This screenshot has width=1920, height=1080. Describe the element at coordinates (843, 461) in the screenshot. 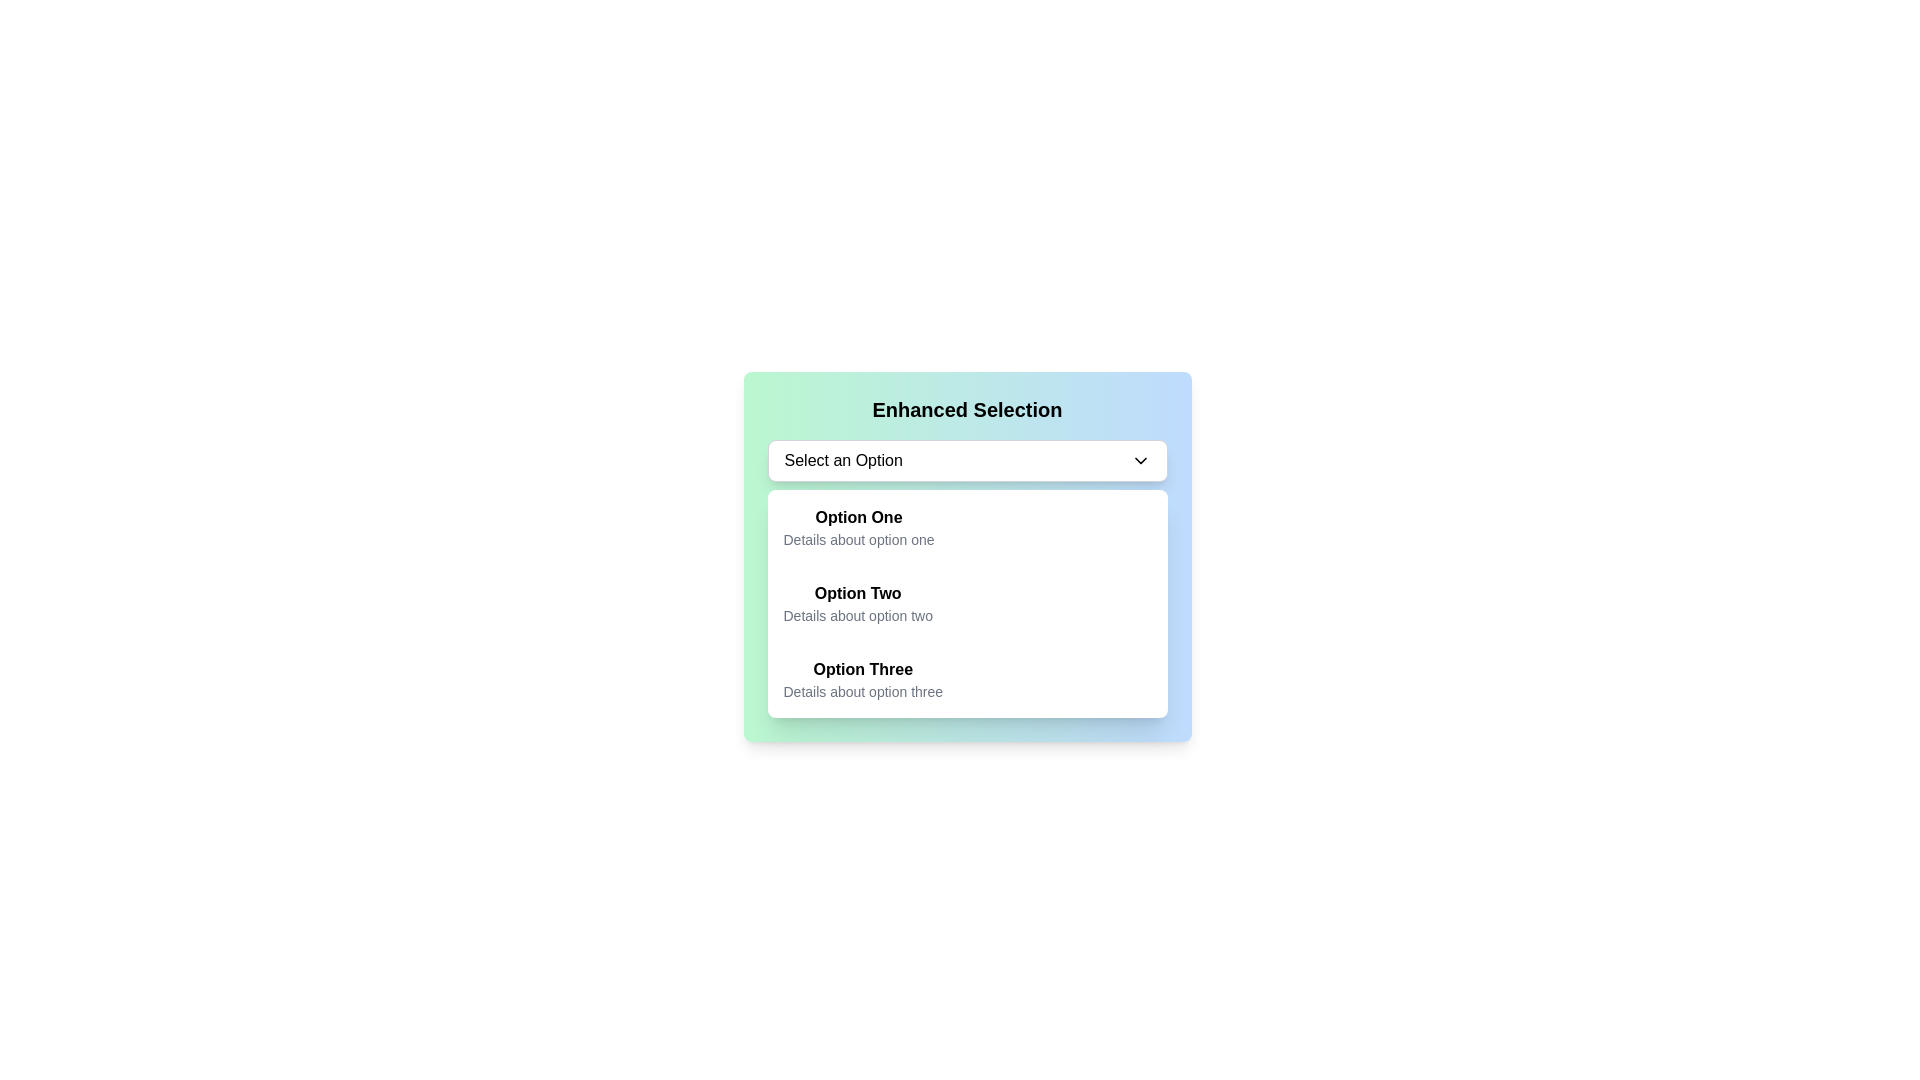

I see `static text label indicating that the user should select an option from the dropdown menu, located at the top-left of the dropdown box, to the left of the chevron-down icon` at that location.